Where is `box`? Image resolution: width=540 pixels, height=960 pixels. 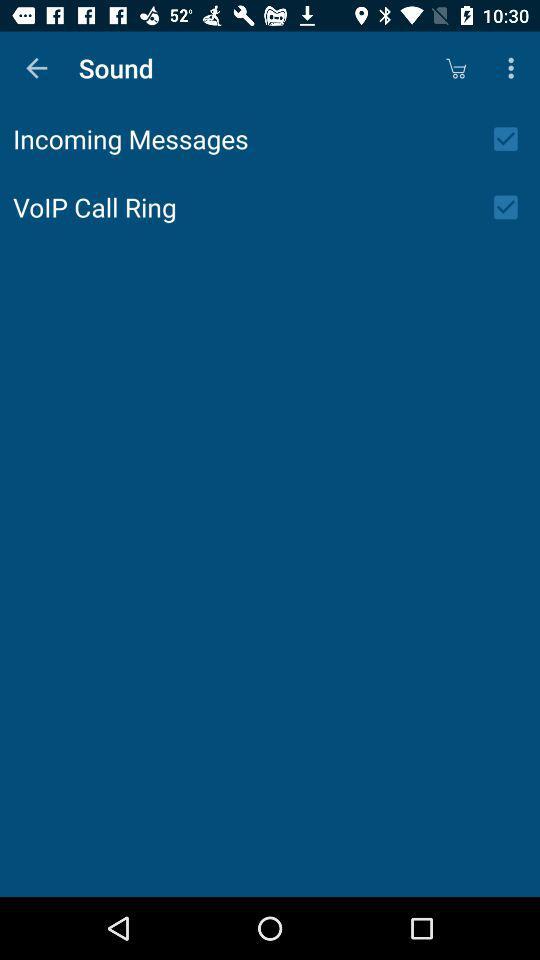 box is located at coordinates (512, 138).